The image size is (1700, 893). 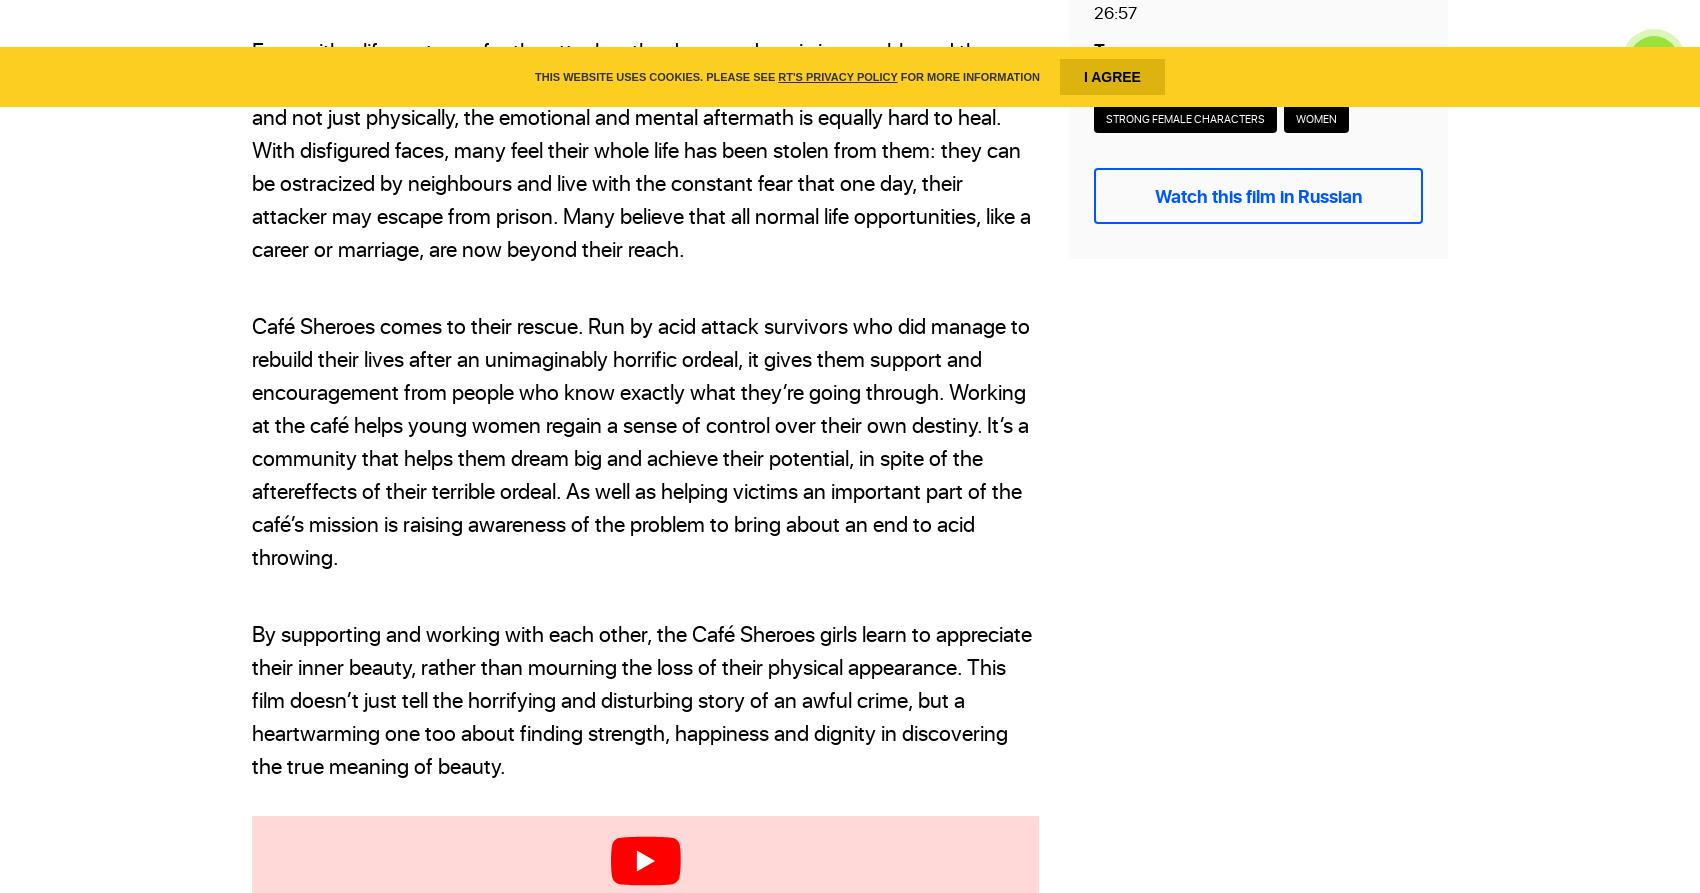 What do you see at coordinates (1316, 117) in the screenshot?
I see `'Women'` at bounding box center [1316, 117].